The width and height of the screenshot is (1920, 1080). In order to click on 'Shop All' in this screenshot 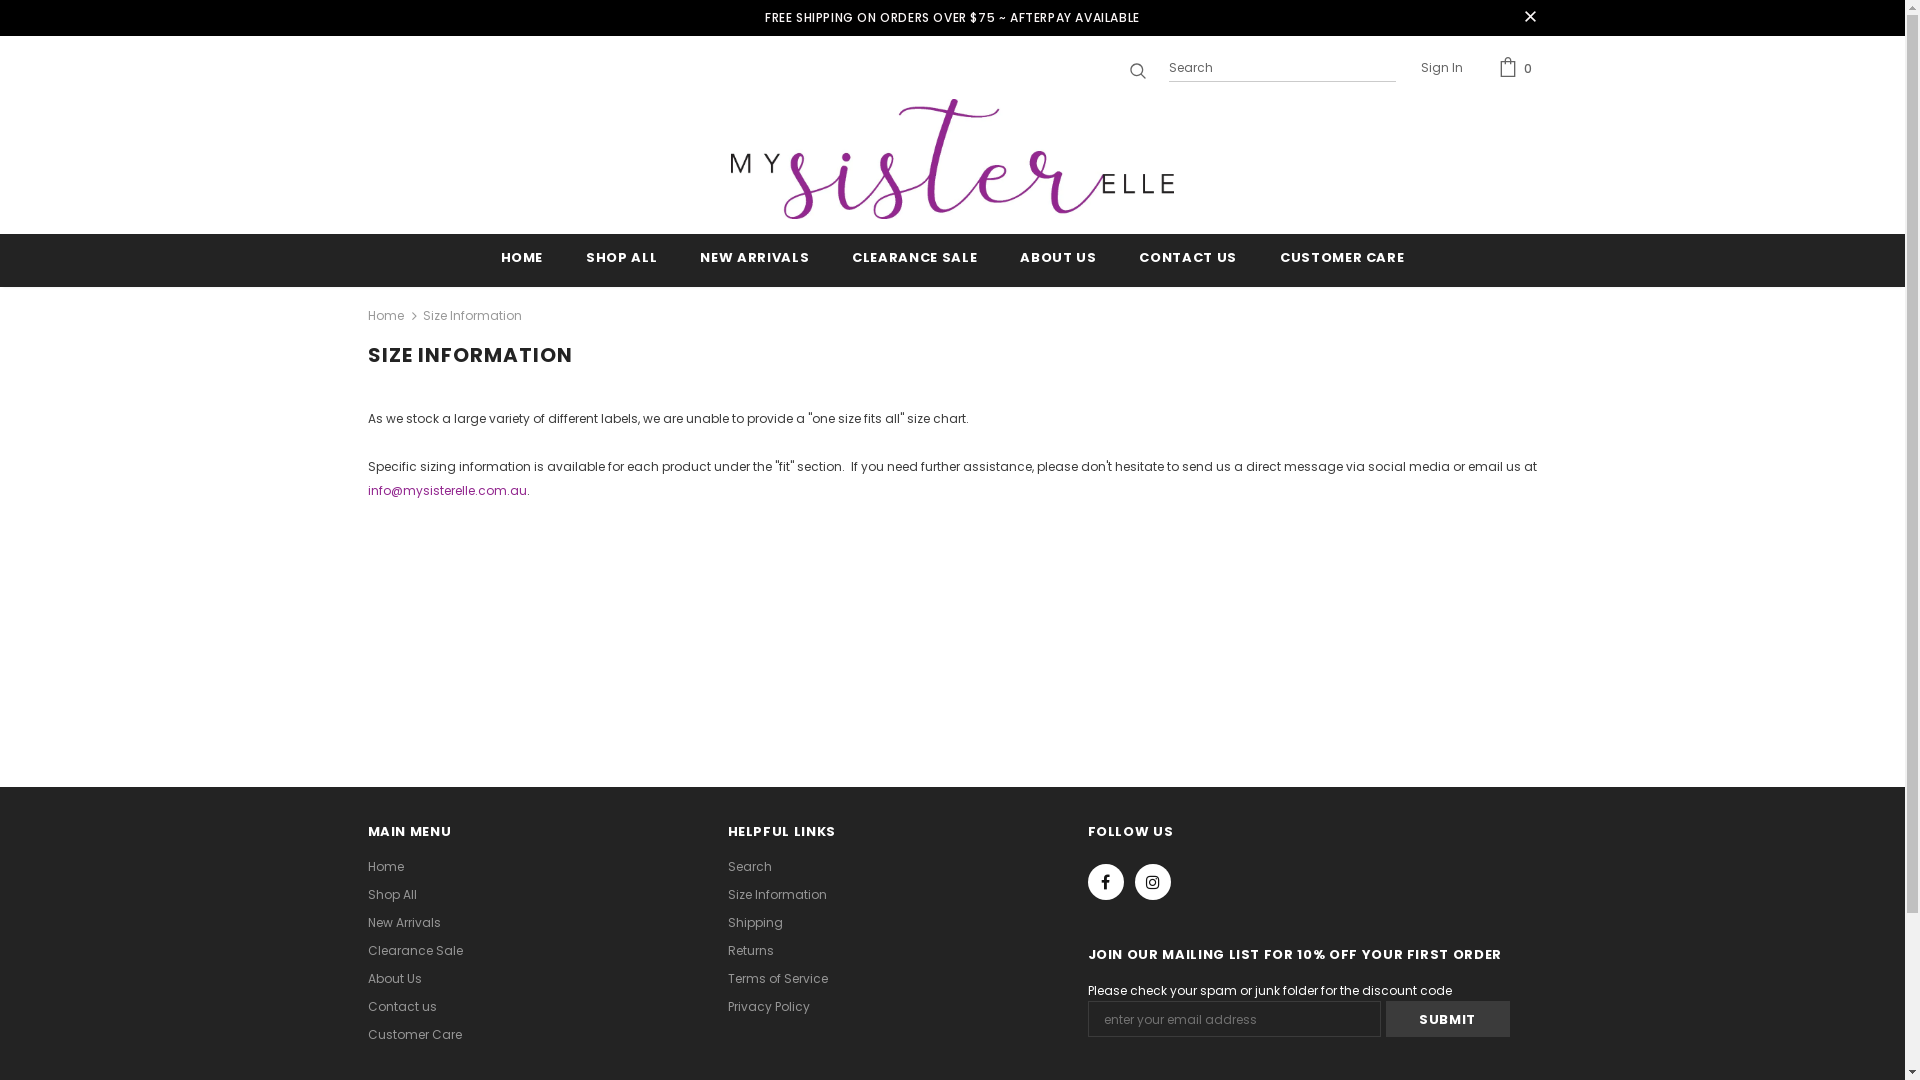, I will do `click(392, 893)`.